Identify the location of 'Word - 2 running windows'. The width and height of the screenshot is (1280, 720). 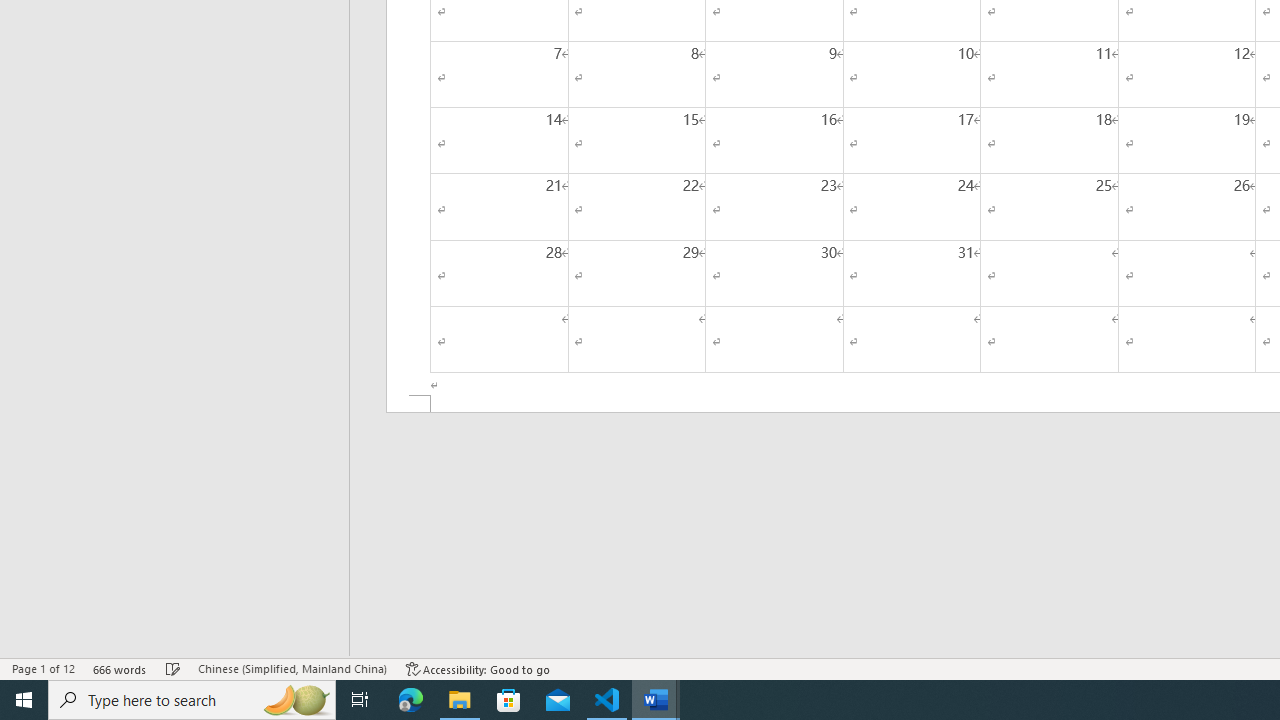
(656, 698).